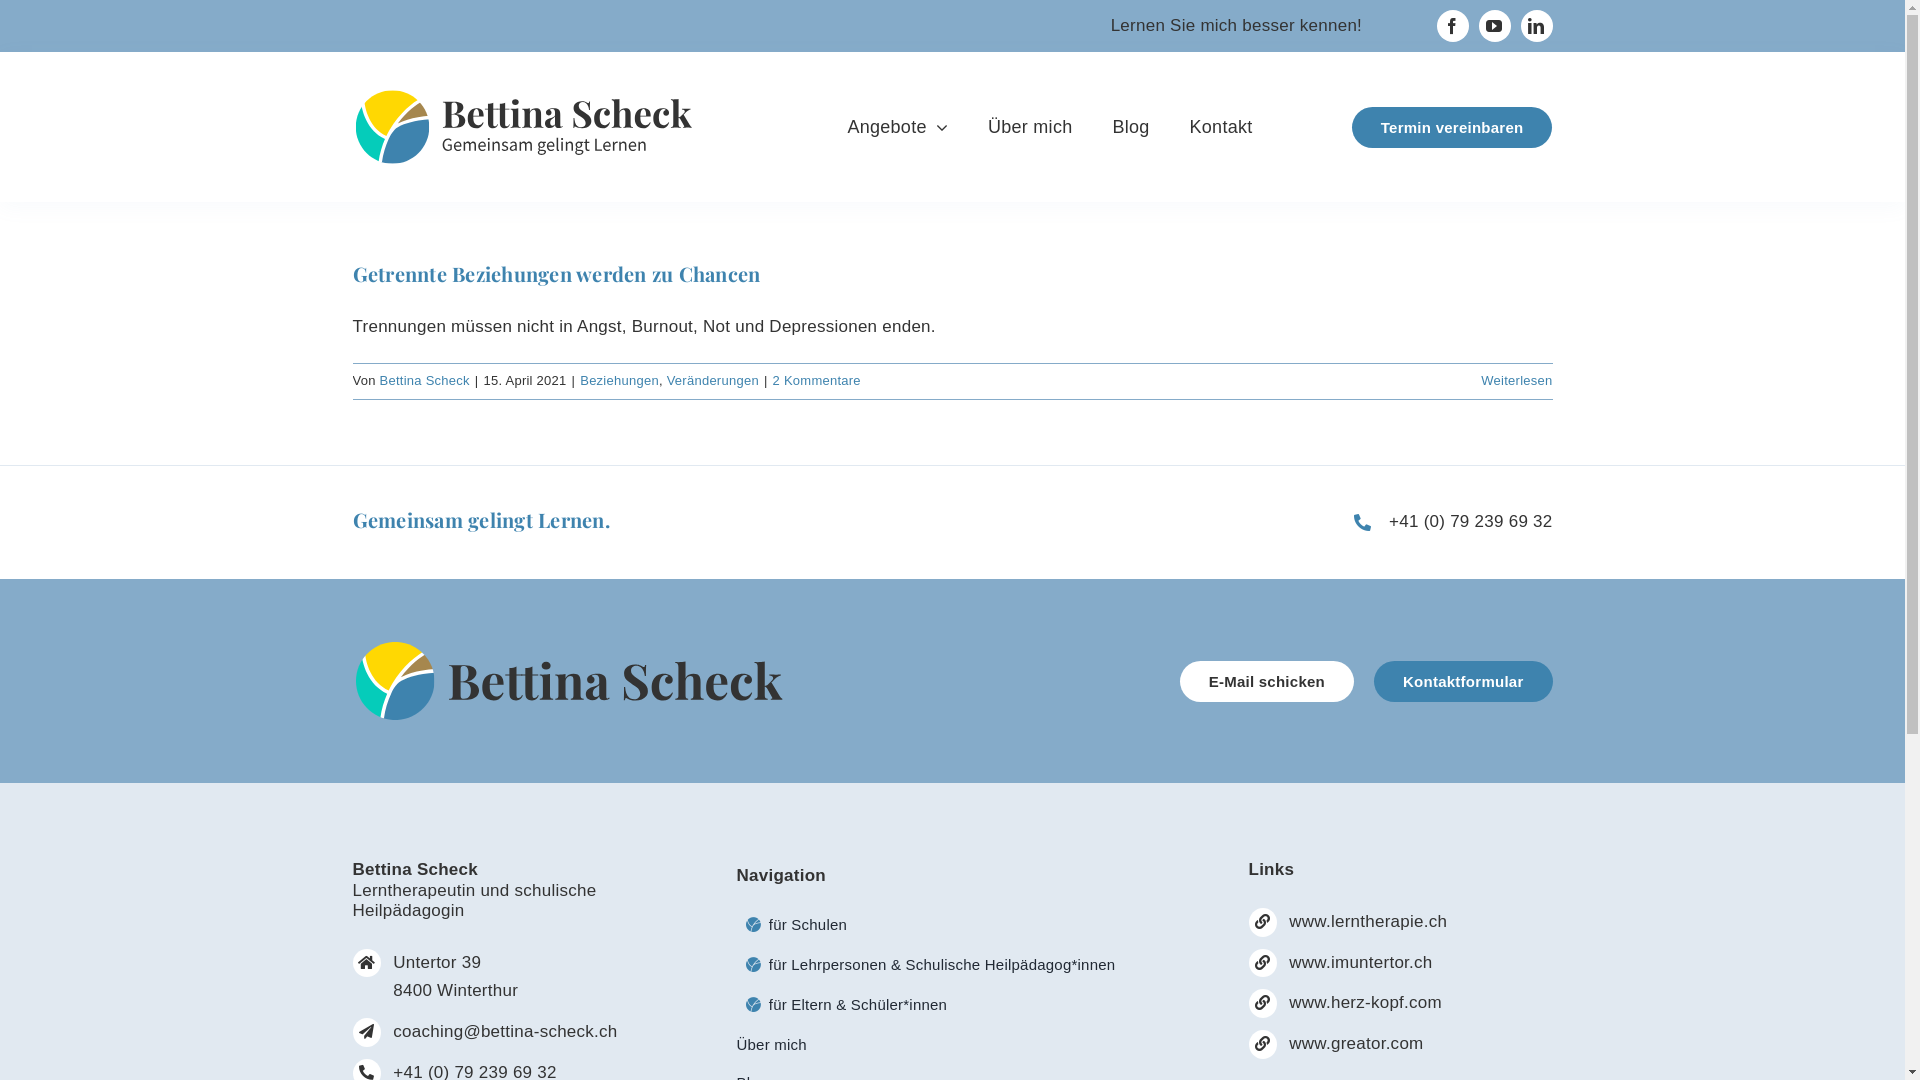 Image resolution: width=1920 pixels, height=1080 pixels. I want to click on 'Kontaktformular', so click(1463, 680).